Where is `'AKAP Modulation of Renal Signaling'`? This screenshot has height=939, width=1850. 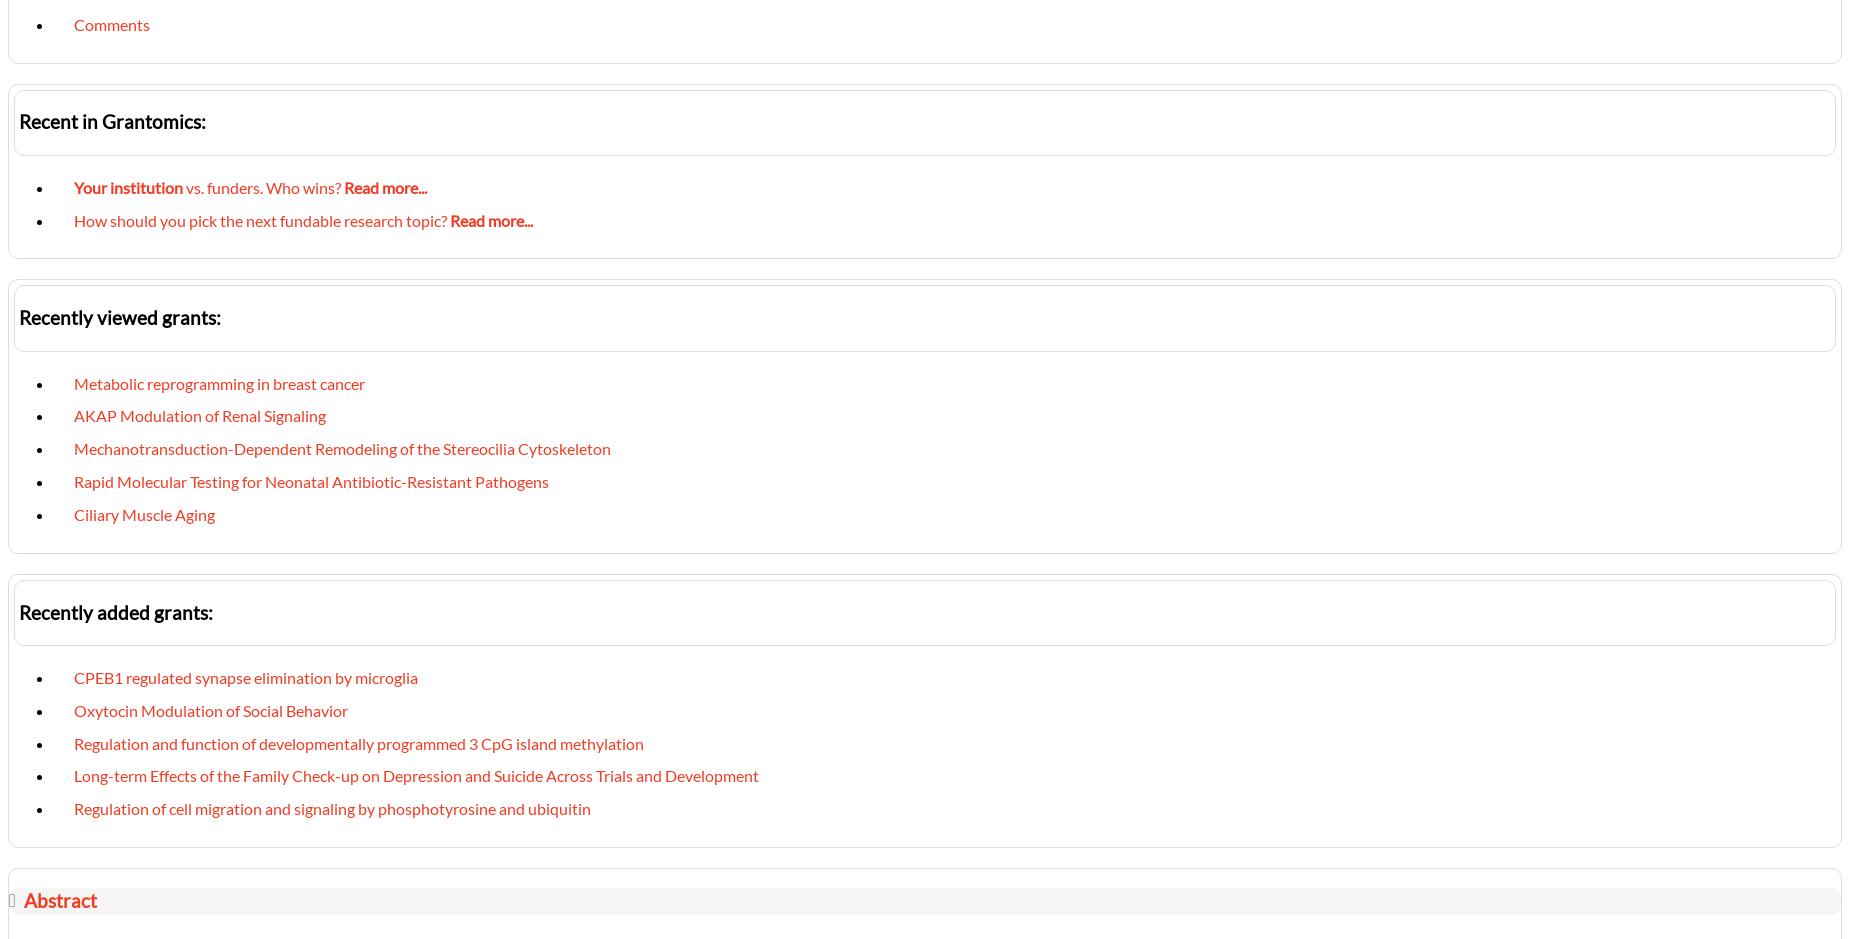 'AKAP Modulation of Renal Signaling' is located at coordinates (73, 414).